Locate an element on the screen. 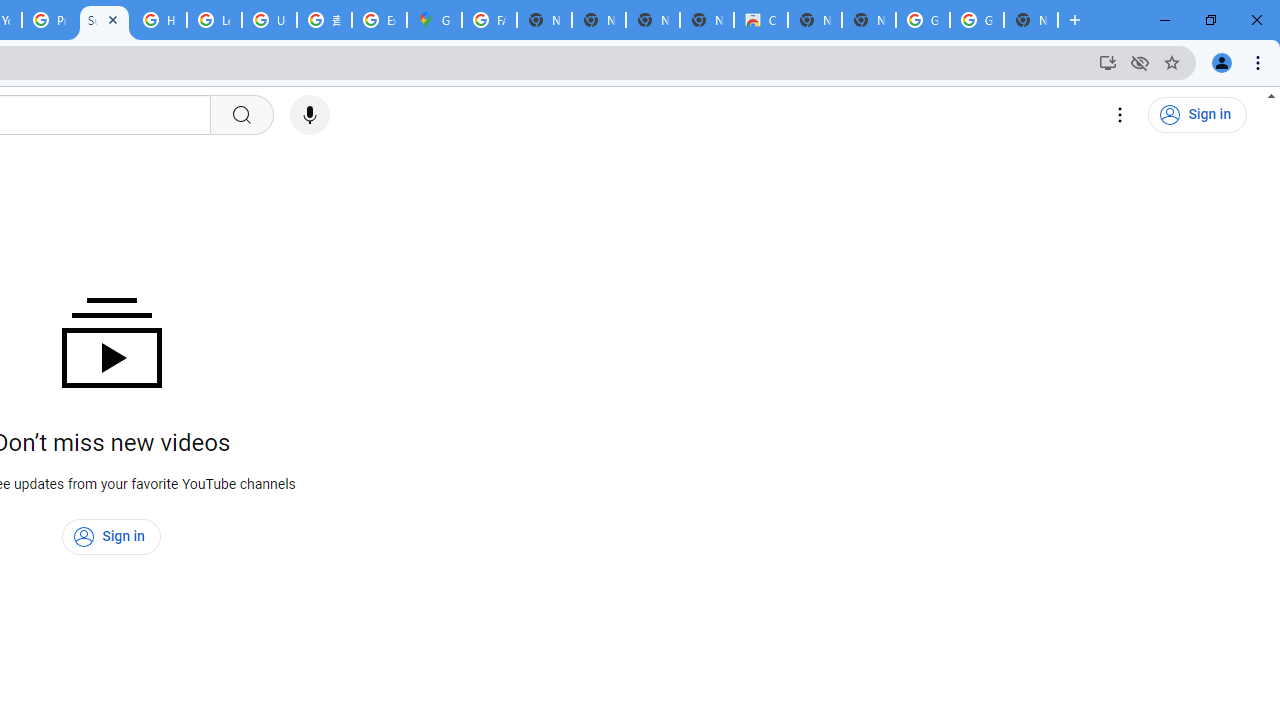 Image resolution: width=1280 pixels, height=720 pixels. 'Subscriptions - YouTube' is located at coordinates (103, 20).